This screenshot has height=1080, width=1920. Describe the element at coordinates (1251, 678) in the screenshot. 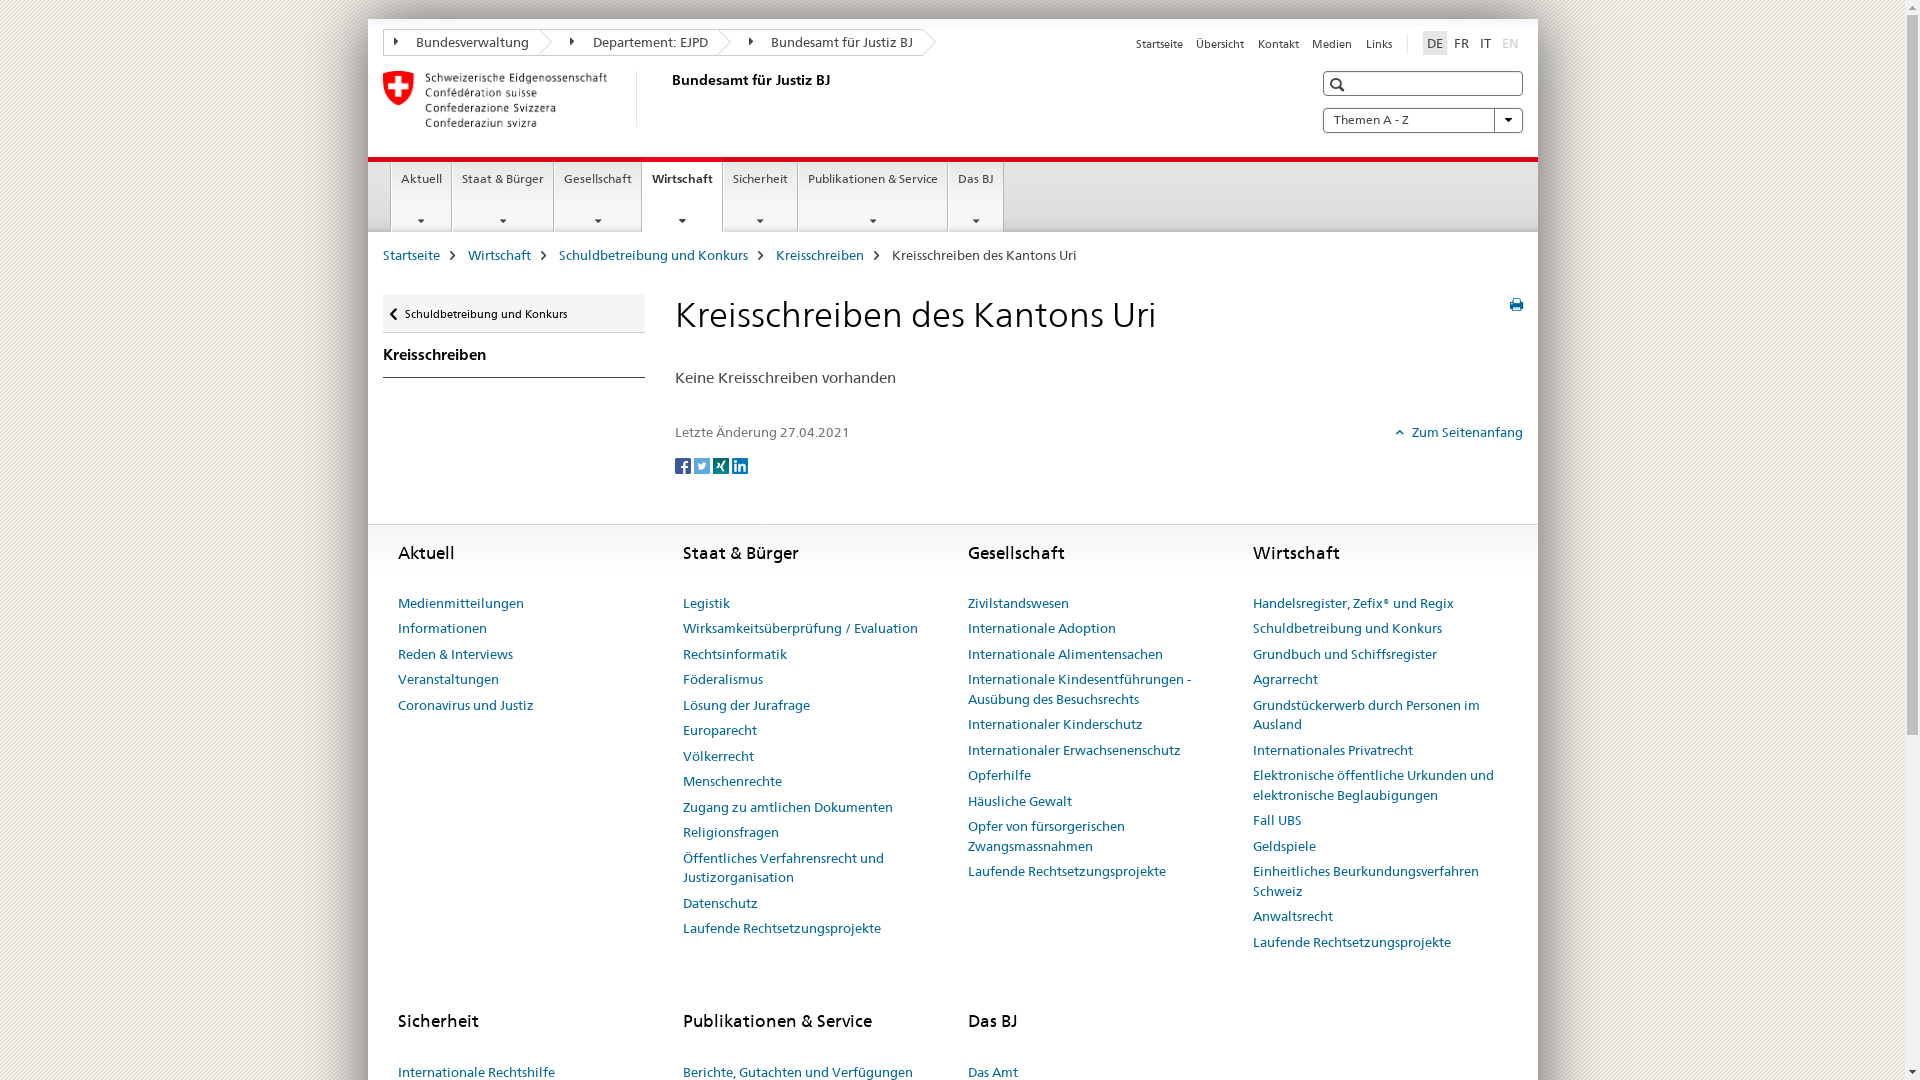

I see `'Agrarrecht'` at that location.